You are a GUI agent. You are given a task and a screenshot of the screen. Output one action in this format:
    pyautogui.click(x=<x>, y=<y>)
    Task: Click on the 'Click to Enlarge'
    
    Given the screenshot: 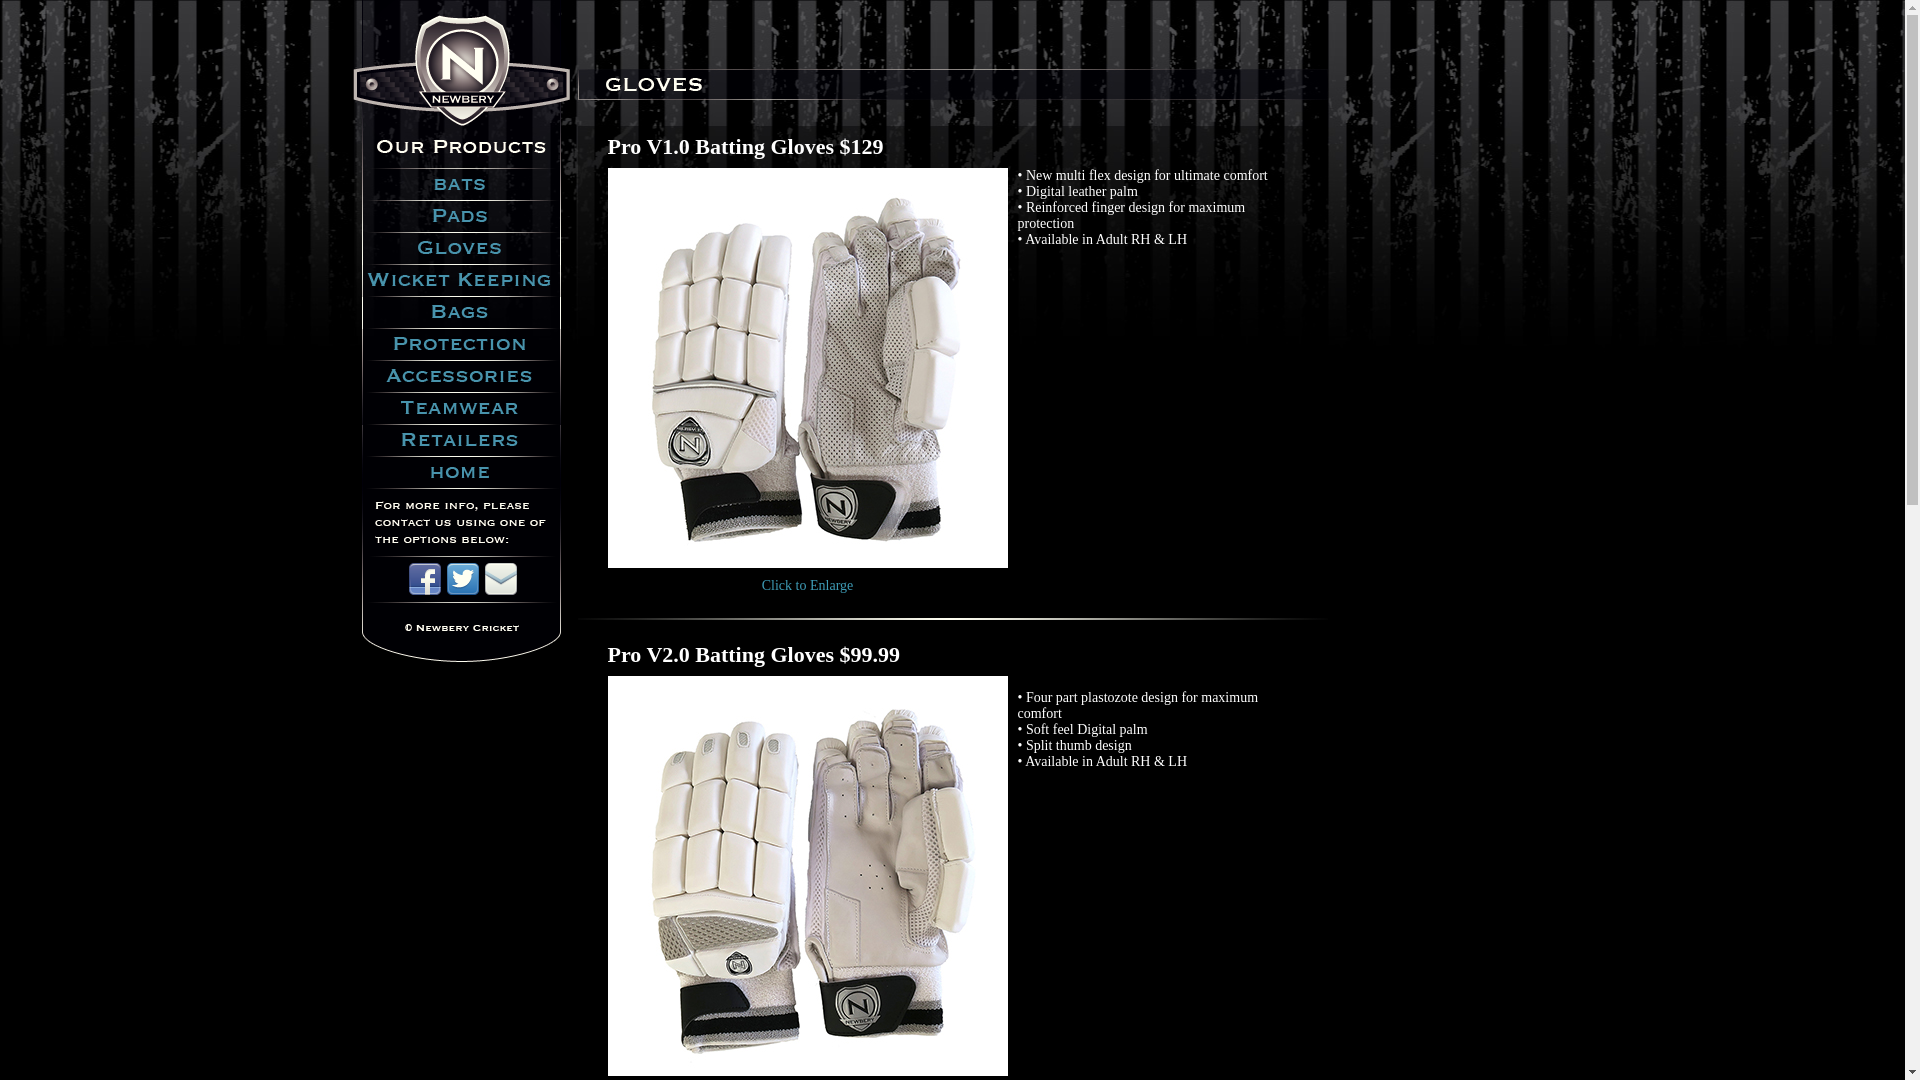 What is the action you would take?
    pyautogui.click(x=807, y=585)
    